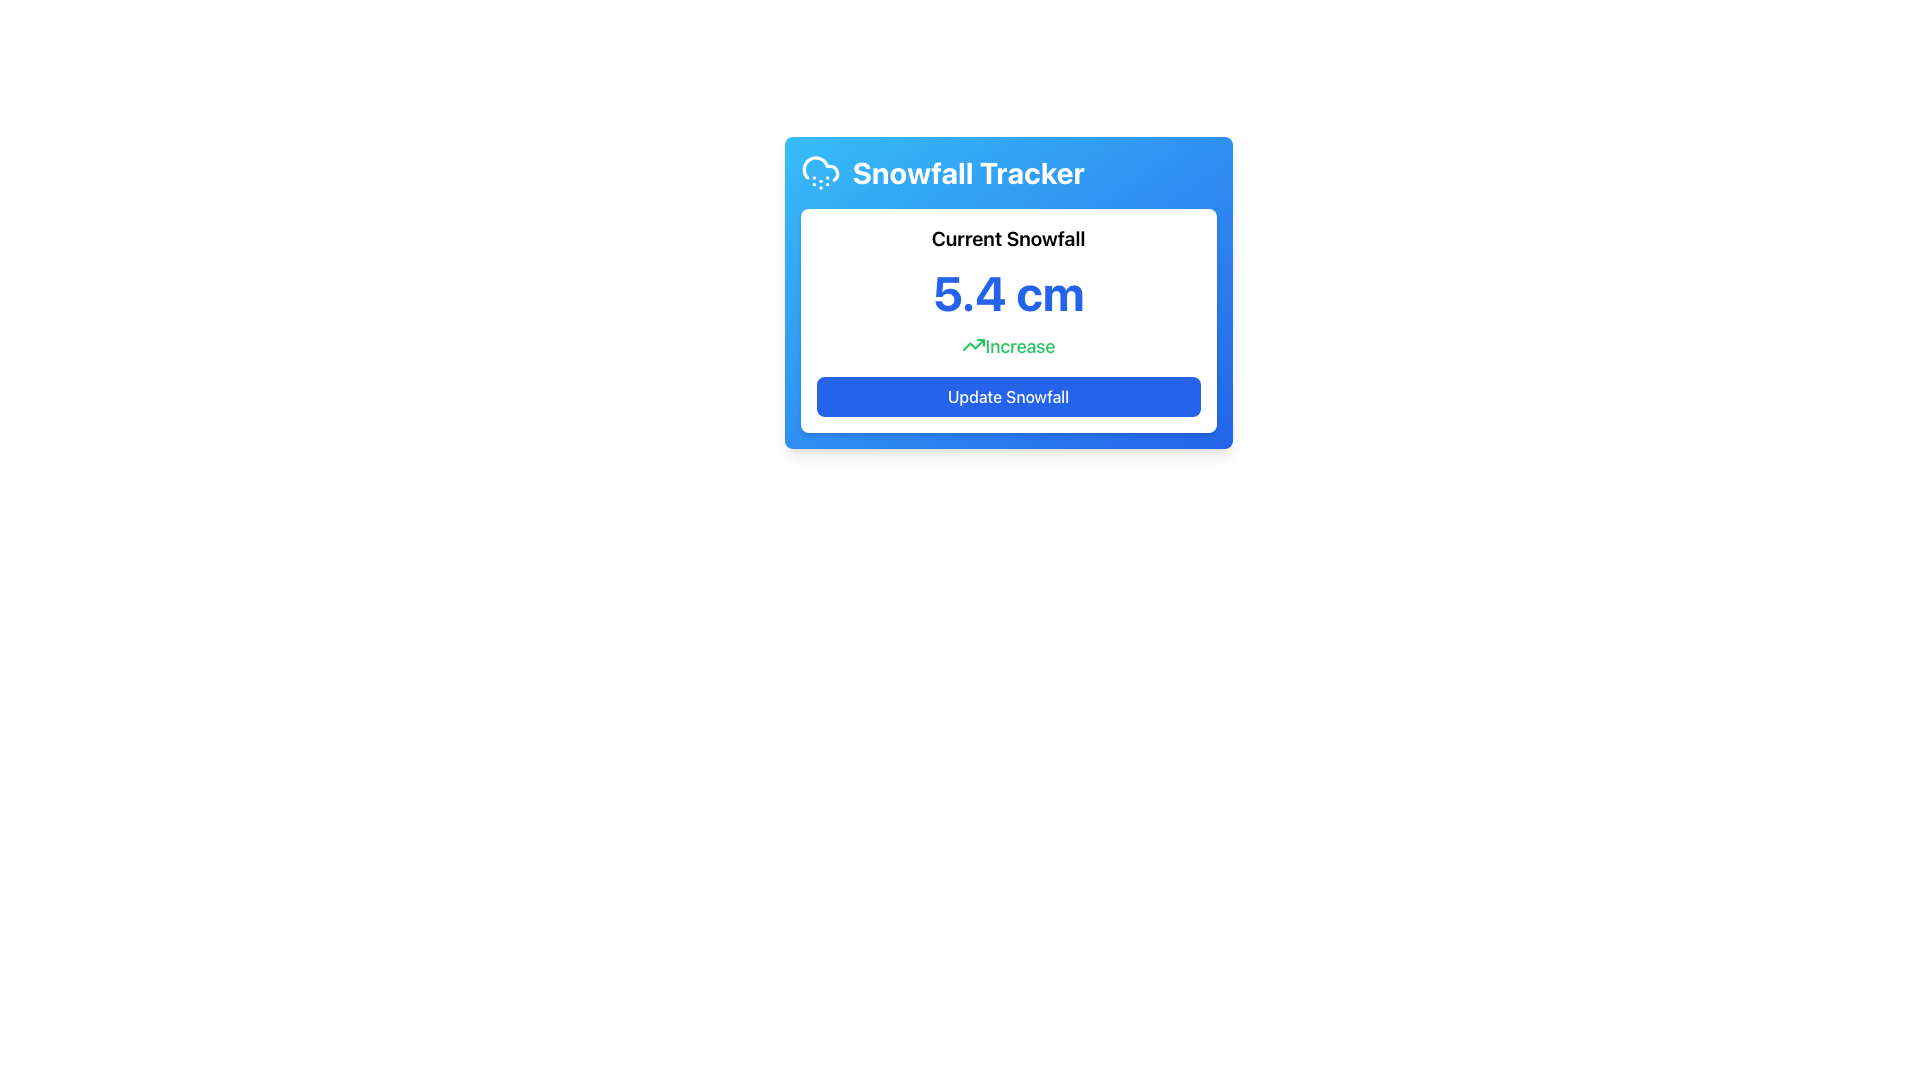 Image resolution: width=1920 pixels, height=1080 pixels. I want to click on the decorative icon located to the left of the 'Snowfall Tracker' header title, which indicates the widget's relation to snowfall or weather tracking, so click(820, 172).